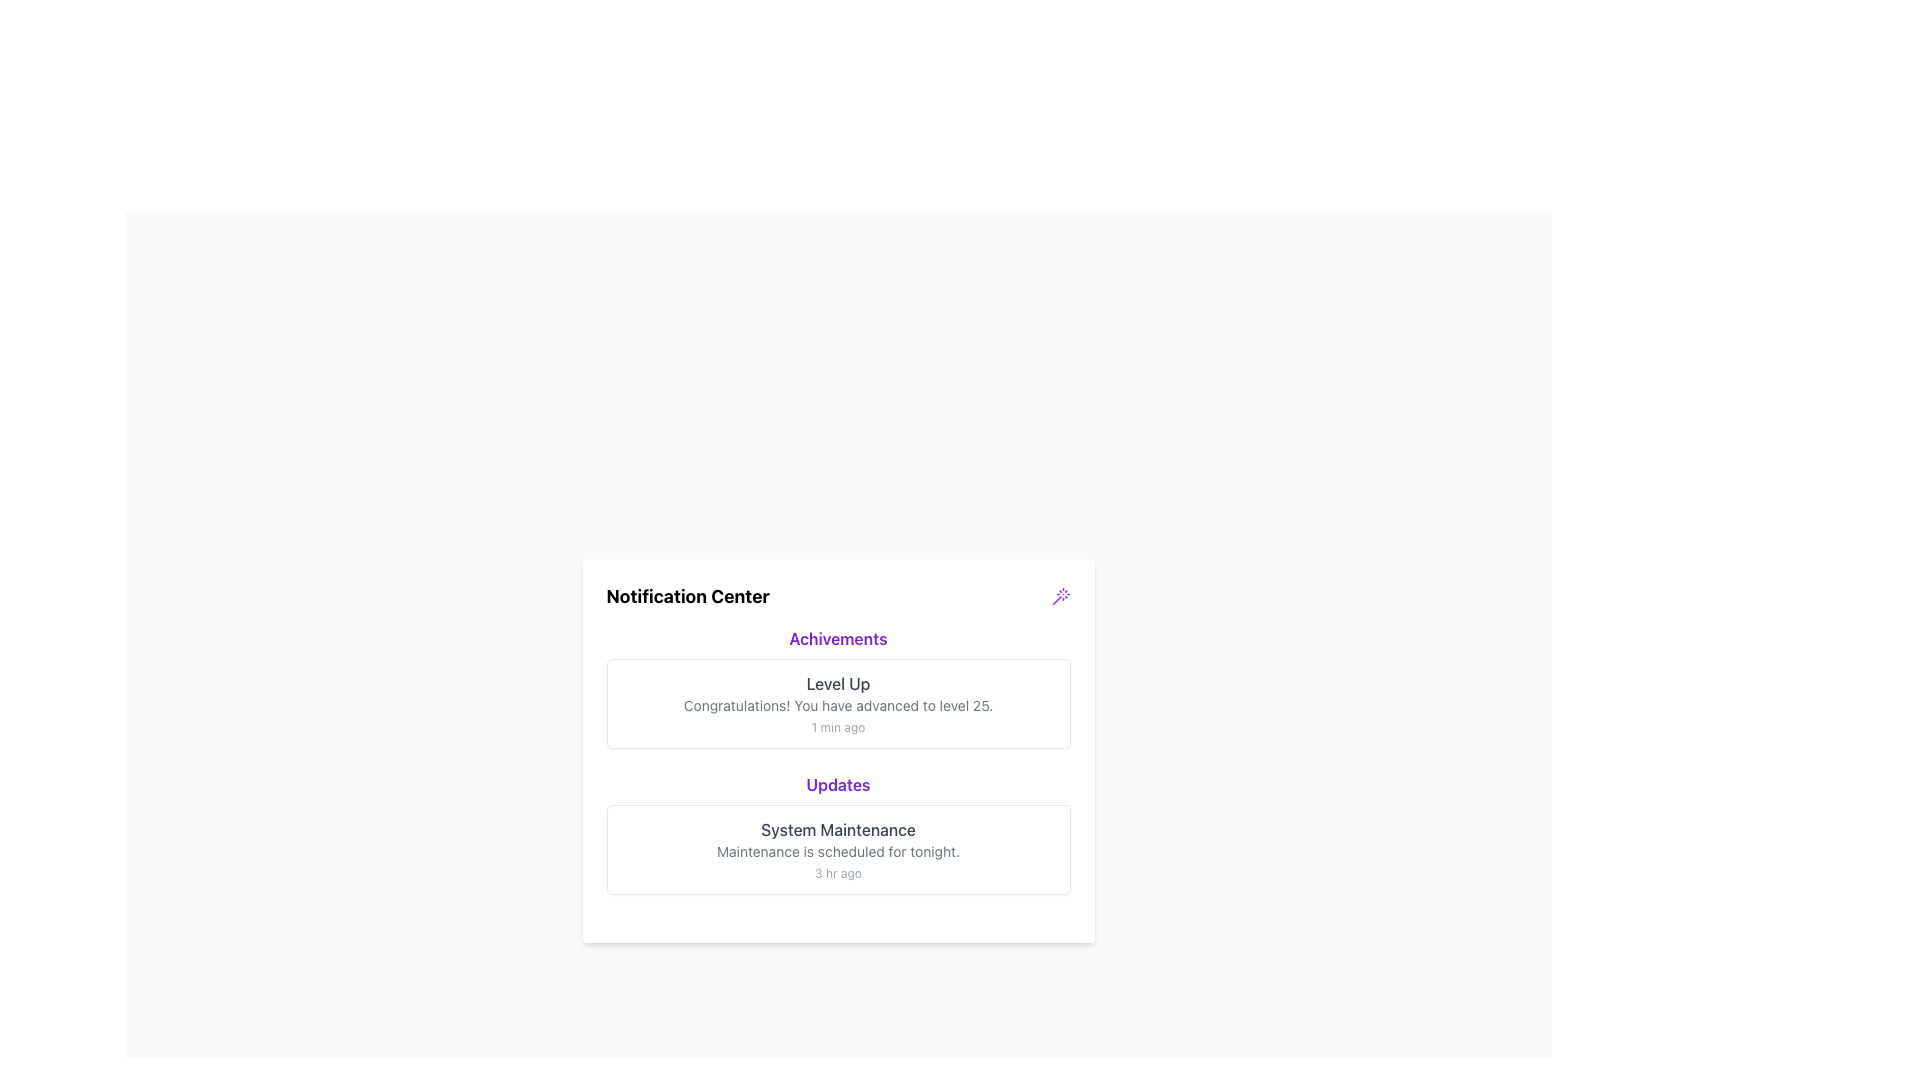  I want to click on information in the Notification Center card containing two notifications: 'Achievements' and 'Updates', so click(838, 760).